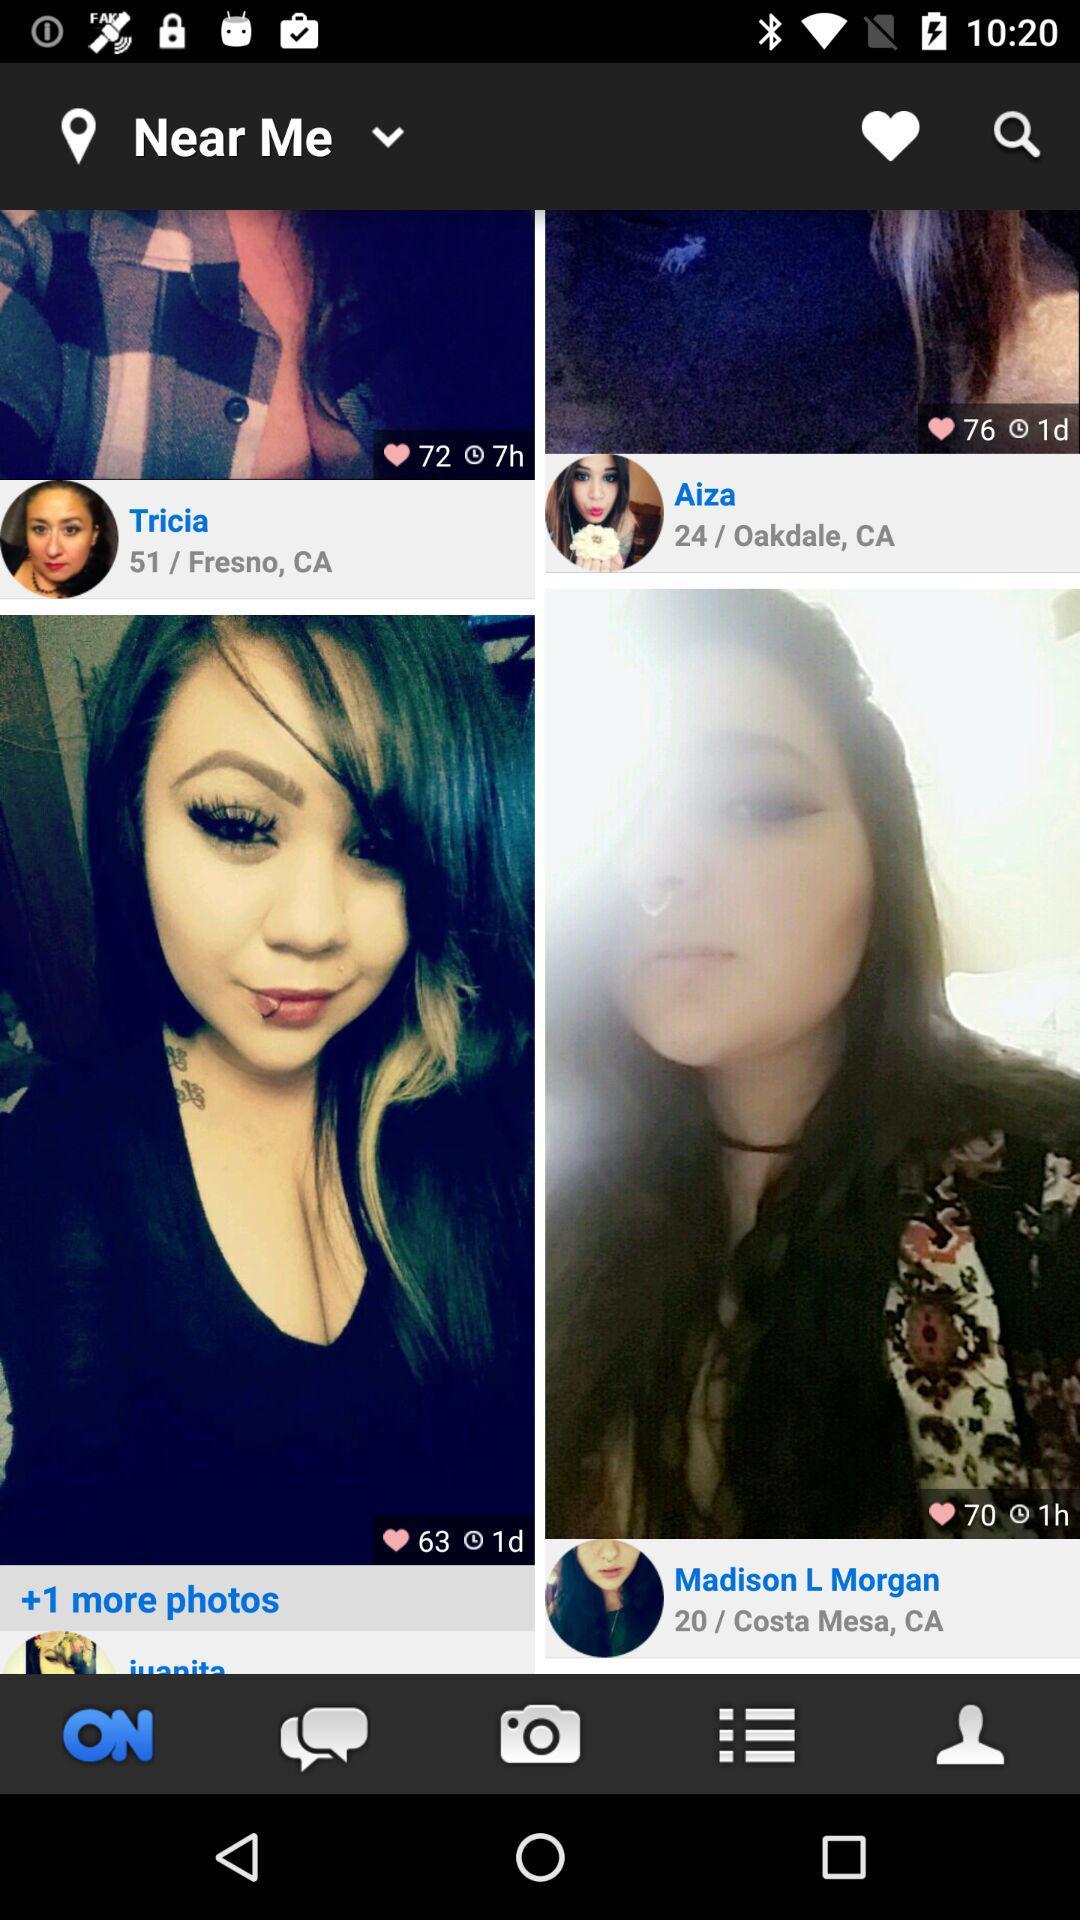 Image resolution: width=1080 pixels, height=1920 pixels. I want to click on chat, so click(323, 1733).